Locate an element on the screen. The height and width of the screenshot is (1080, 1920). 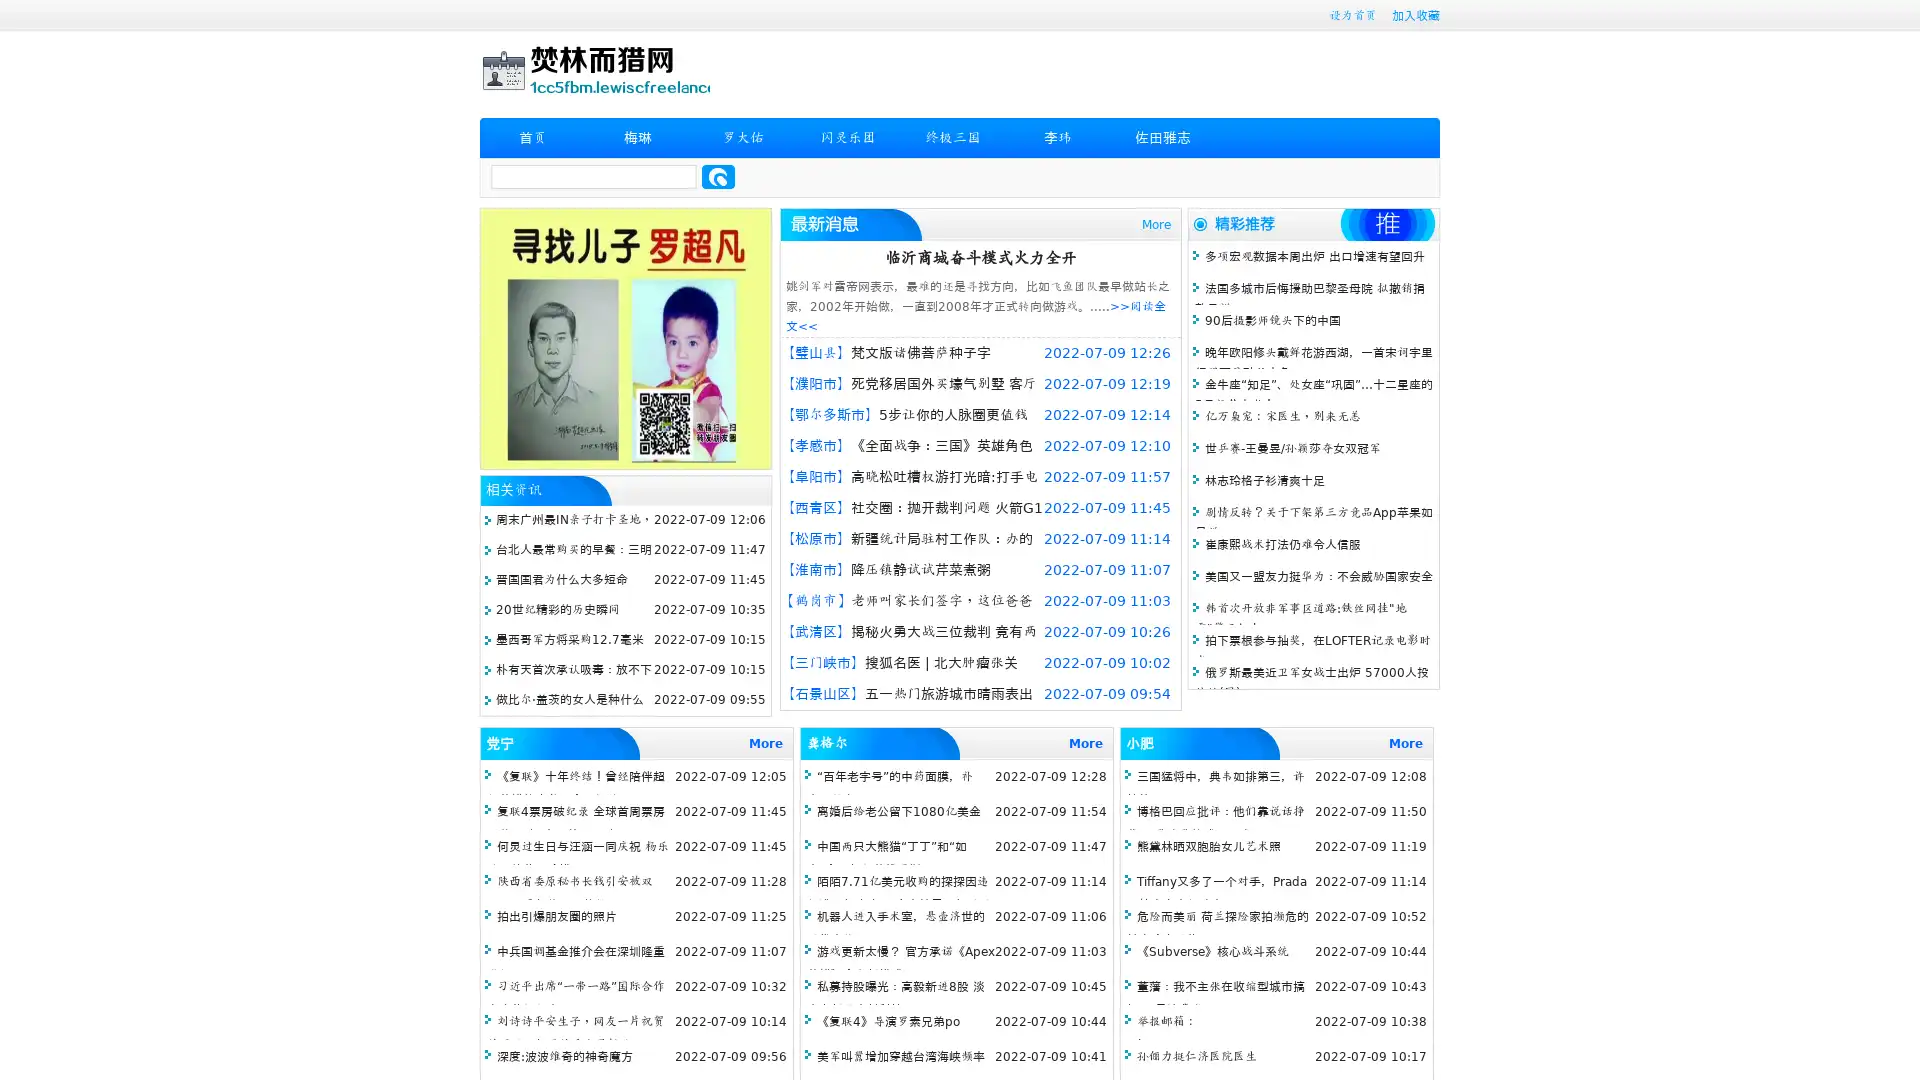
Search is located at coordinates (718, 176).